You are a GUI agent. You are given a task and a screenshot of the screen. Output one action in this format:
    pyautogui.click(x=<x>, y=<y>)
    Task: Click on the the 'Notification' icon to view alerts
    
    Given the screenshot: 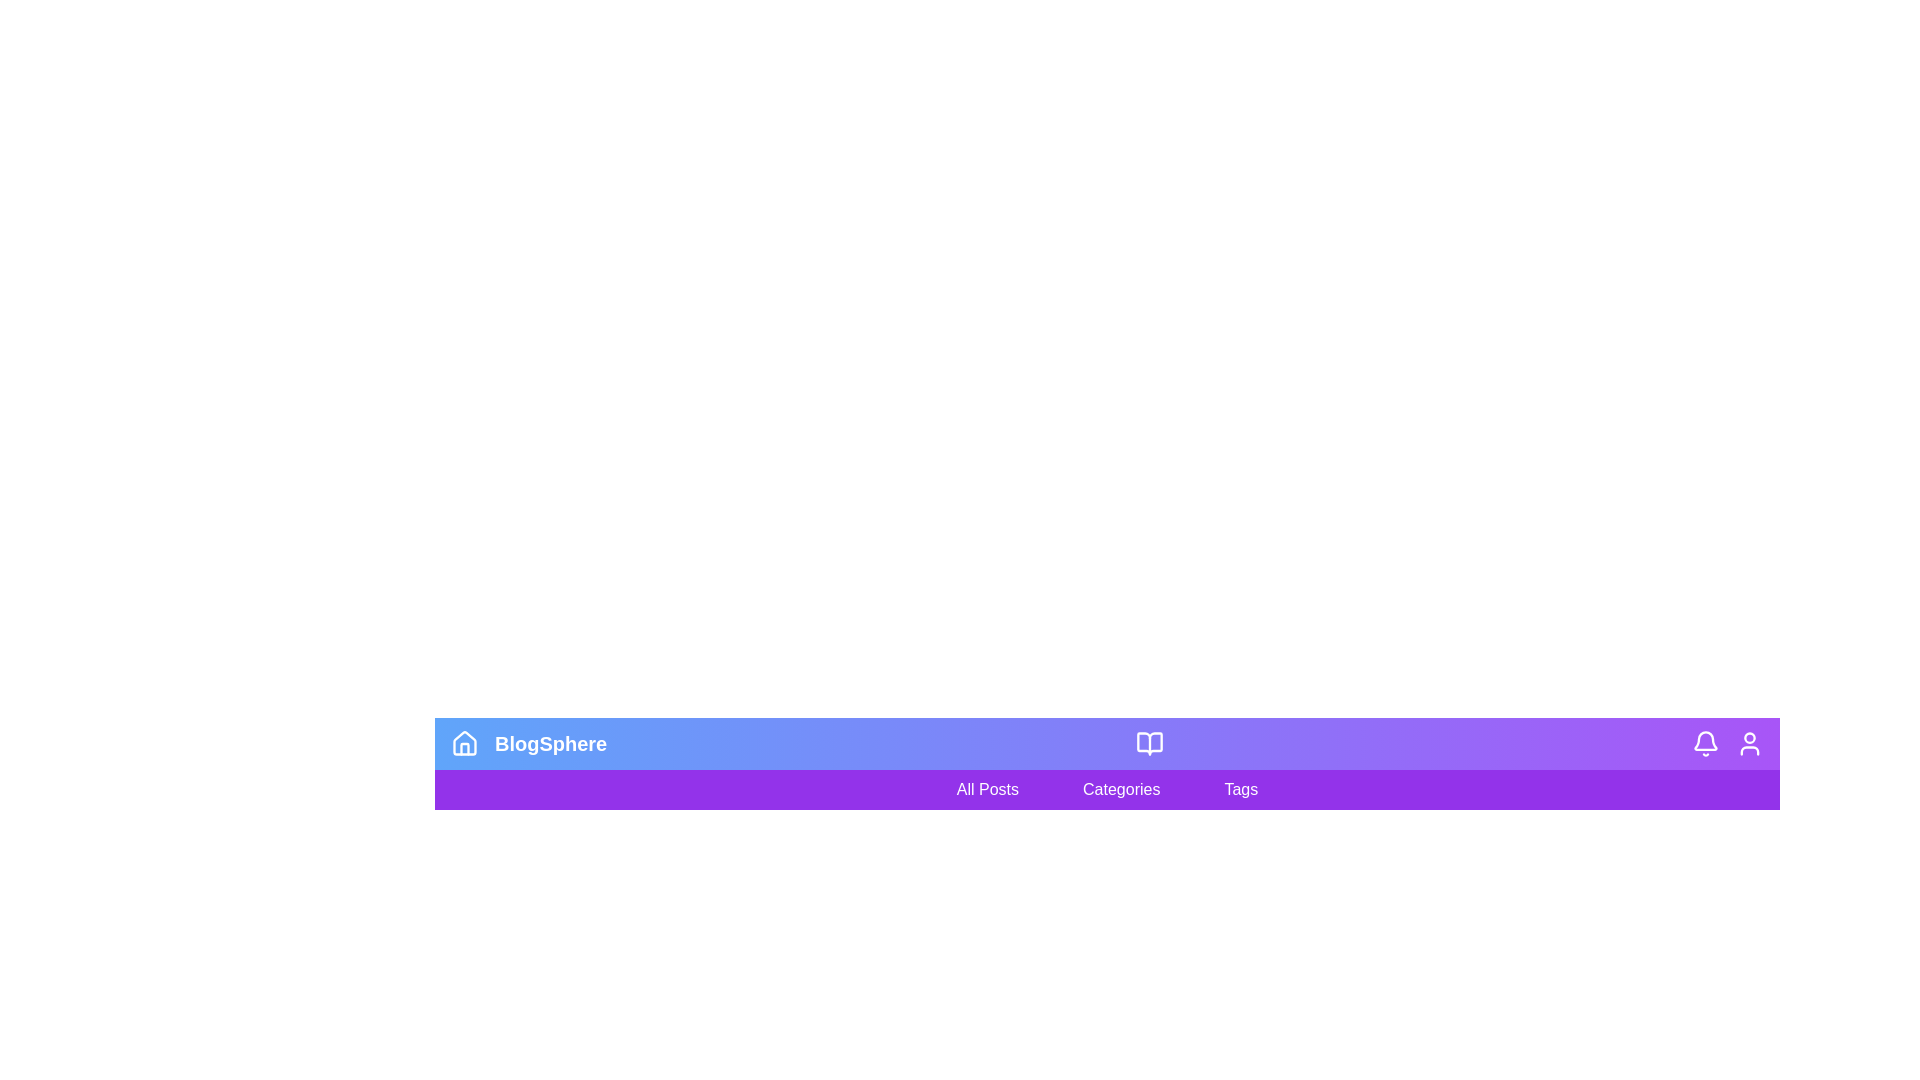 What is the action you would take?
    pyautogui.click(x=1704, y=744)
    